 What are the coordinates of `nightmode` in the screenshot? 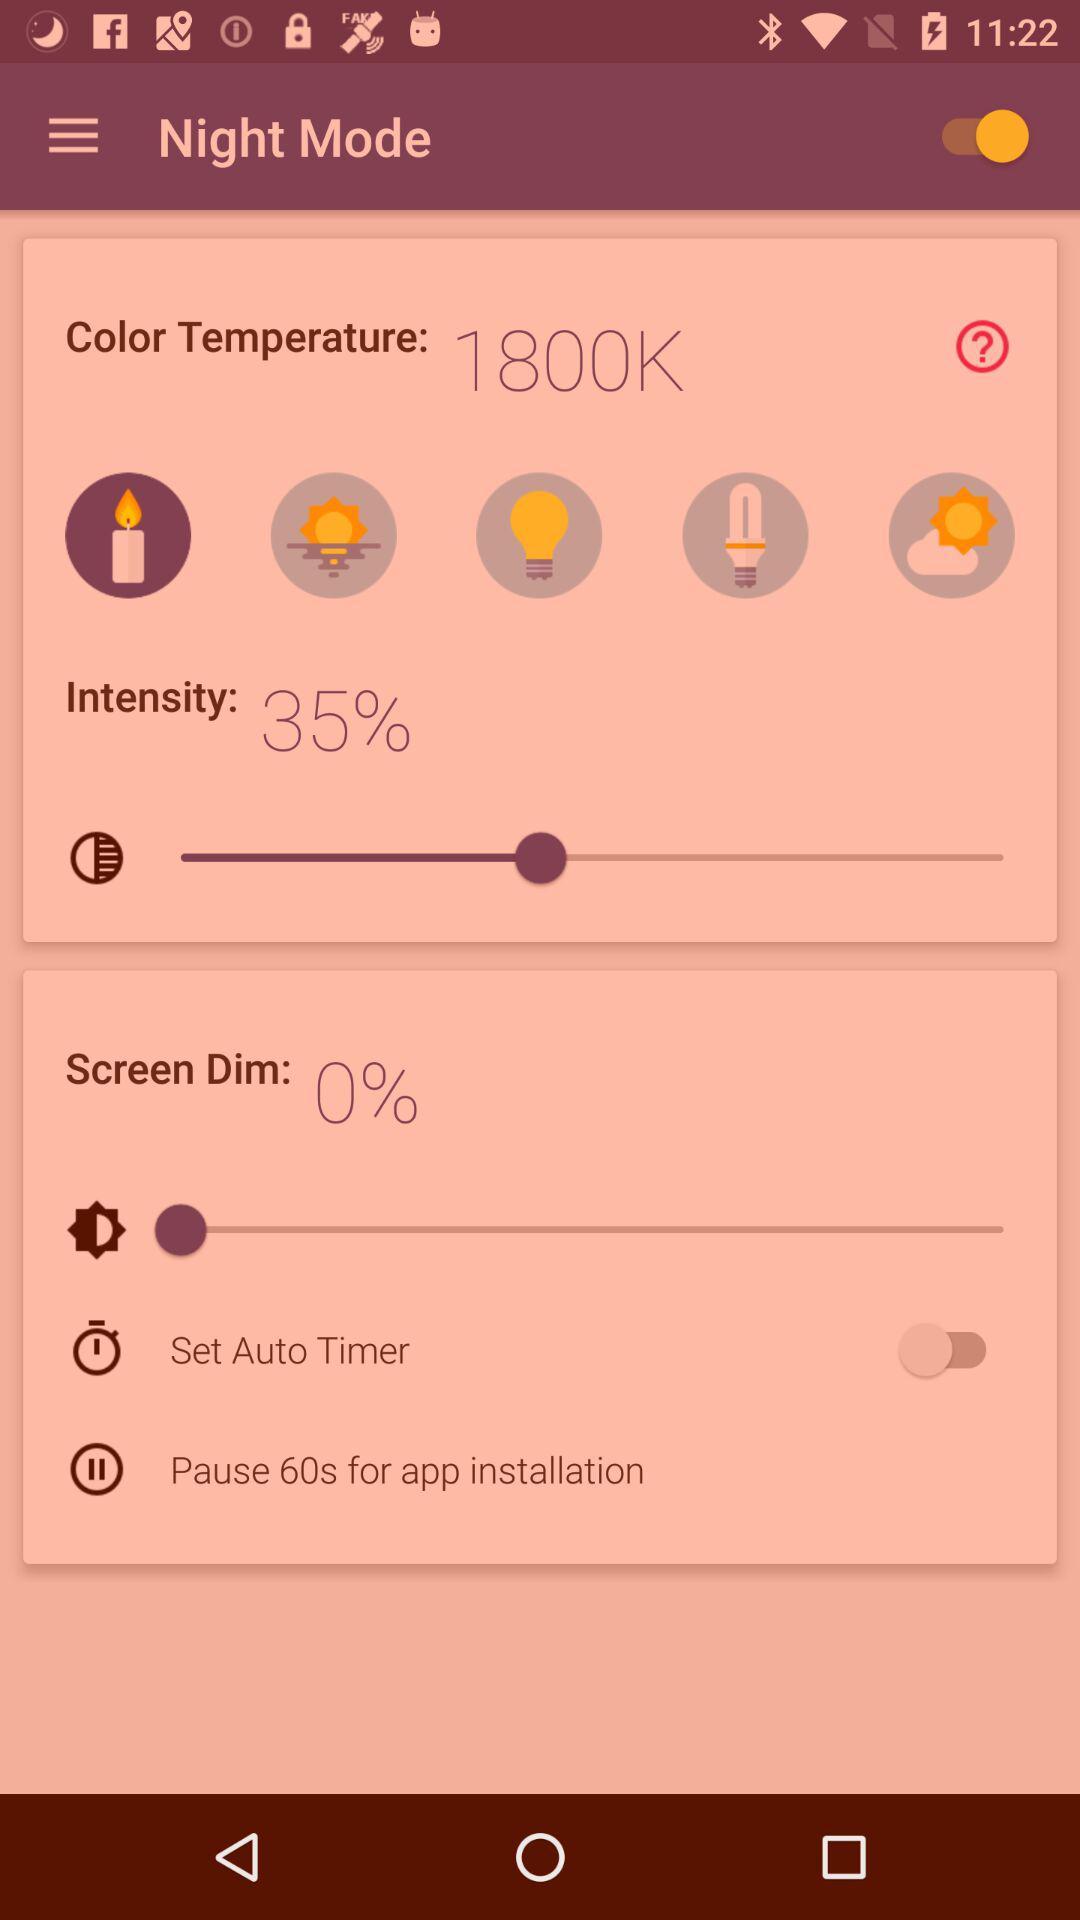 It's located at (974, 135).